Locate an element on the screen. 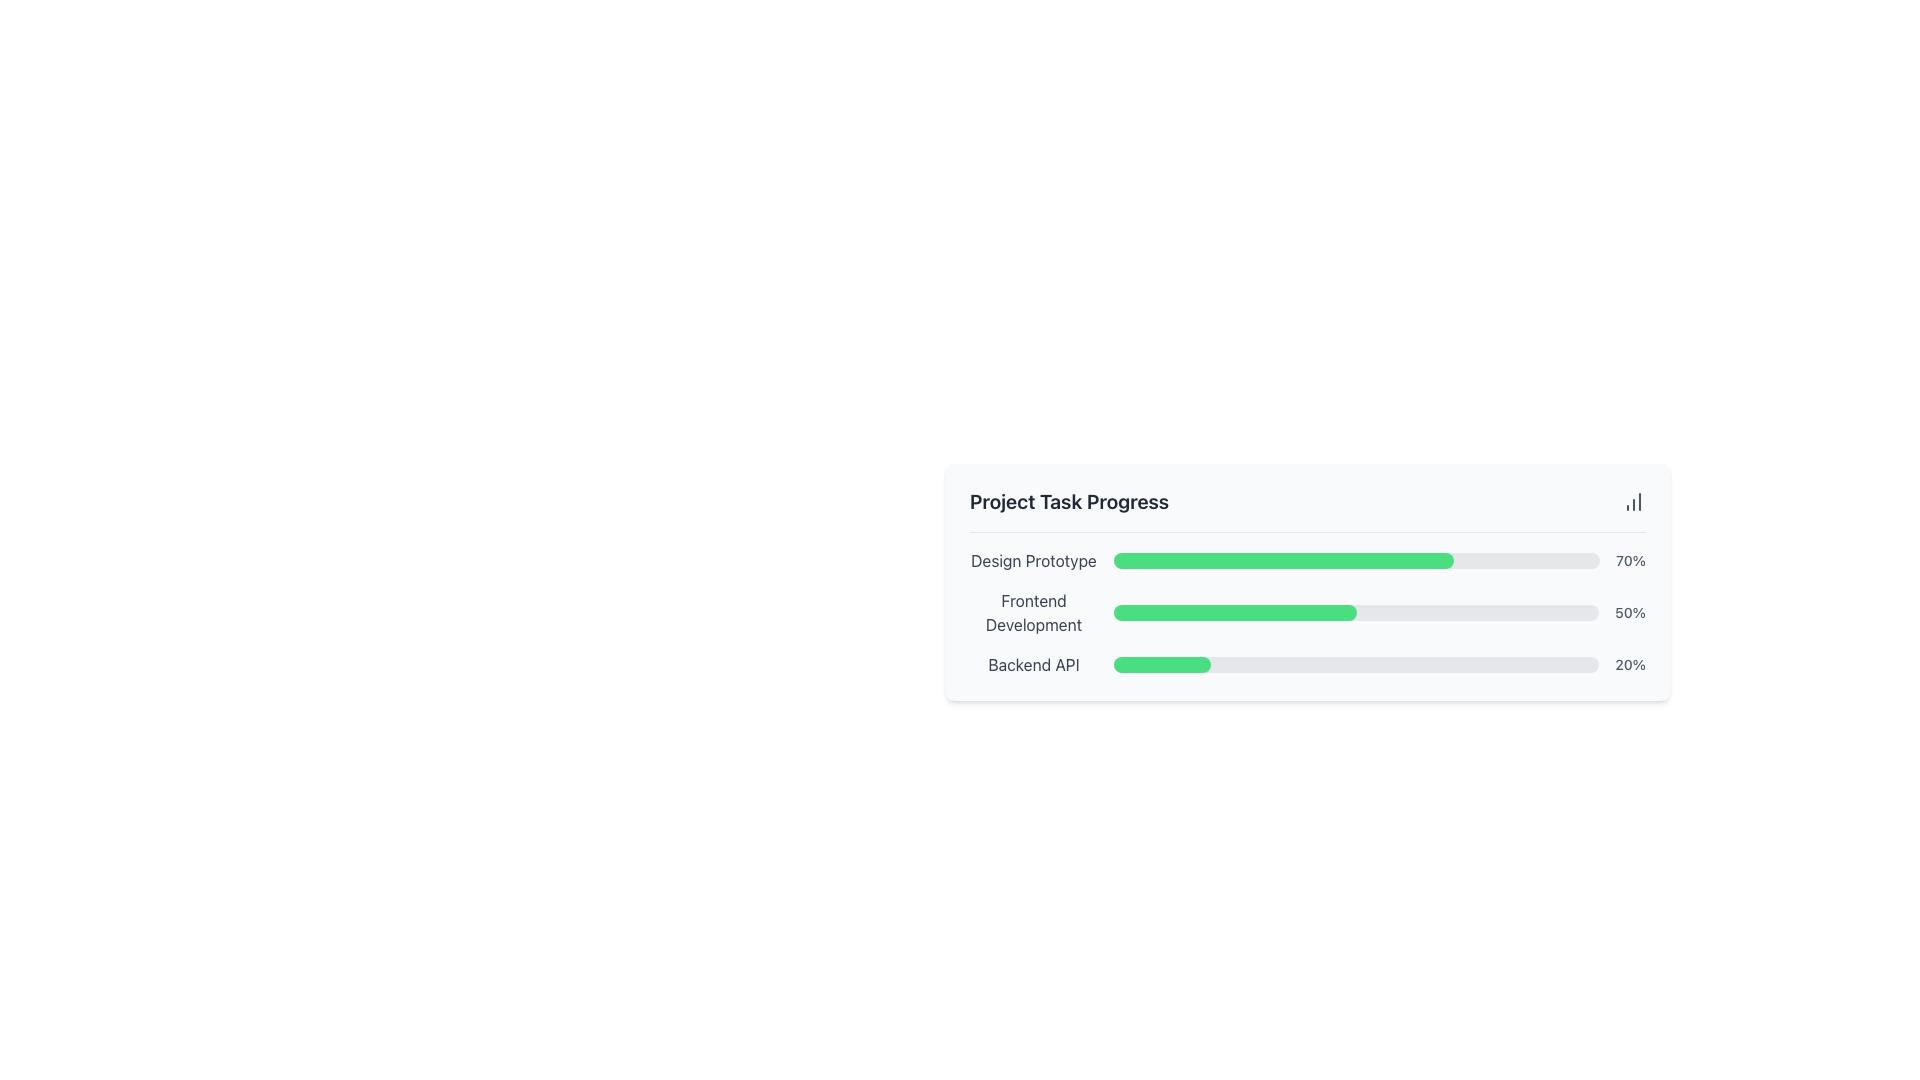  the Progress Bar indicating the completion percentage for the 'Frontend Development' task, which is located below the 'Design Prototype' progress bar and above the 'Backend API' progress bar is located at coordinates (1308, 612).